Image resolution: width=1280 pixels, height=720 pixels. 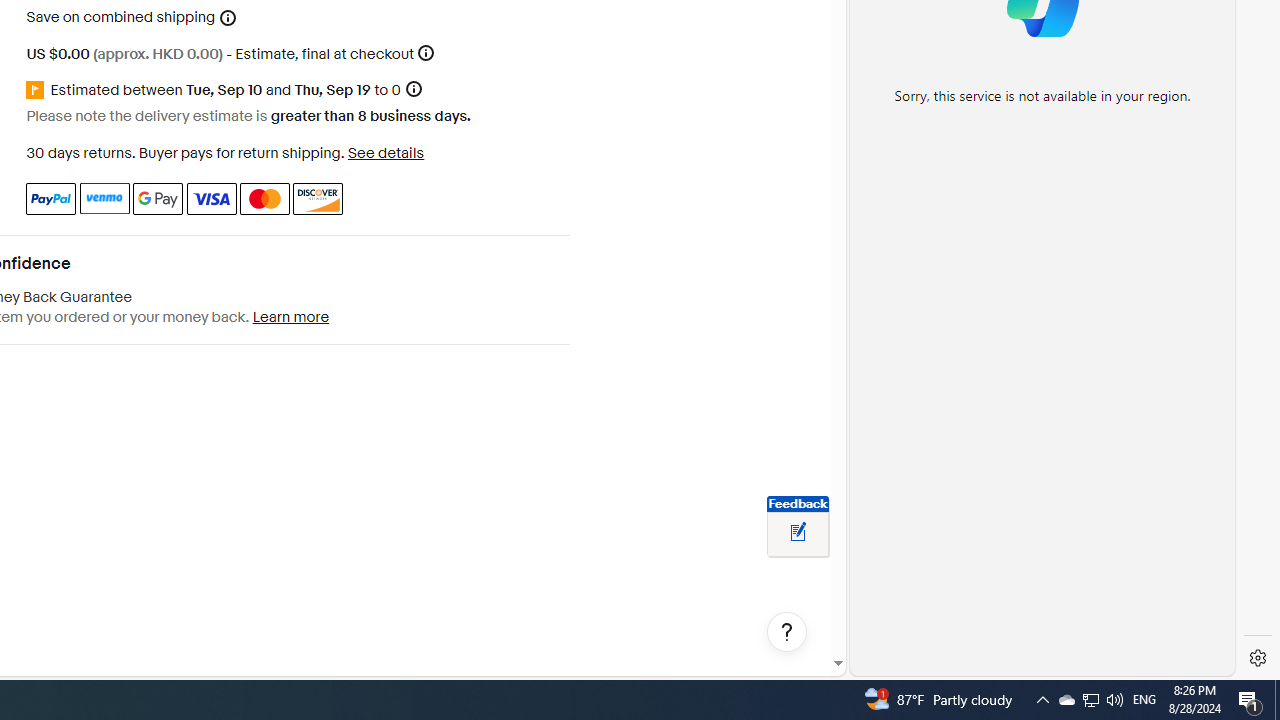 What do you see at coordinates (103, 198) in the screenshot?
I see `'Venmo'` at bounding box center [103, 198].